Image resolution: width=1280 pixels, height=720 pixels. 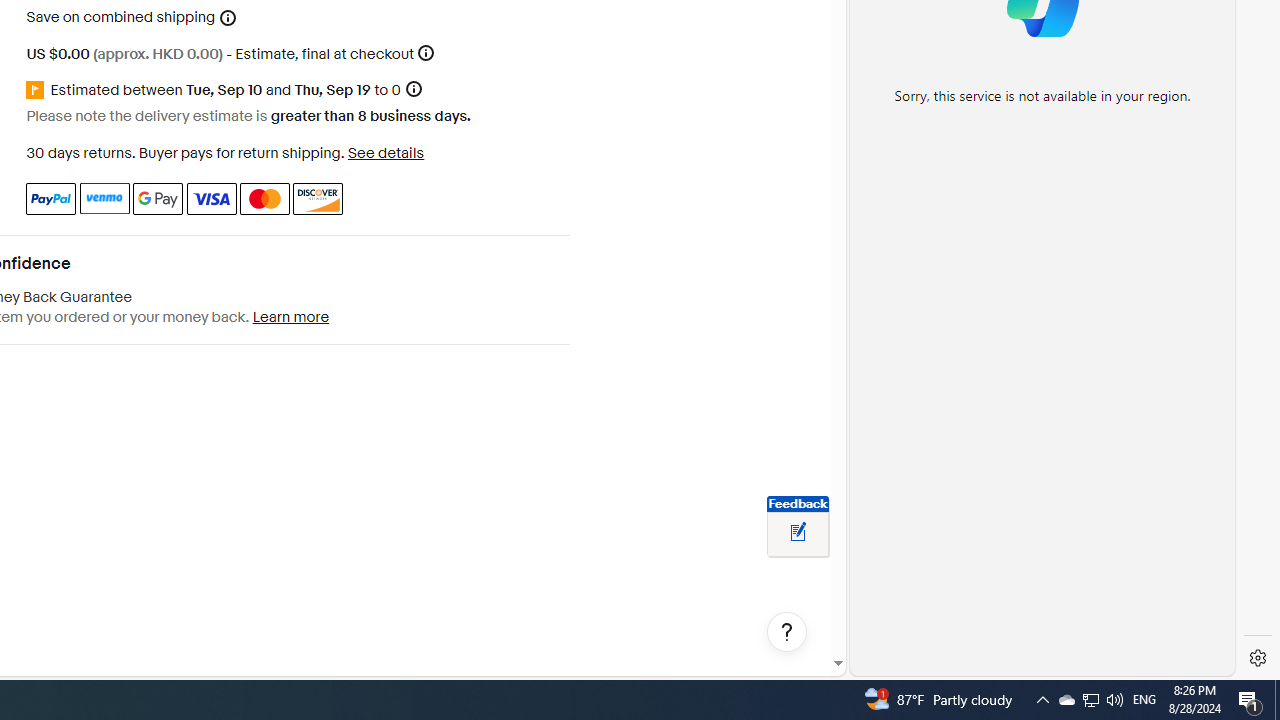 What do you see at coordinates (103, 198) in the screenshot?
I see `'Venmo'` at bounding box center [103, 198].